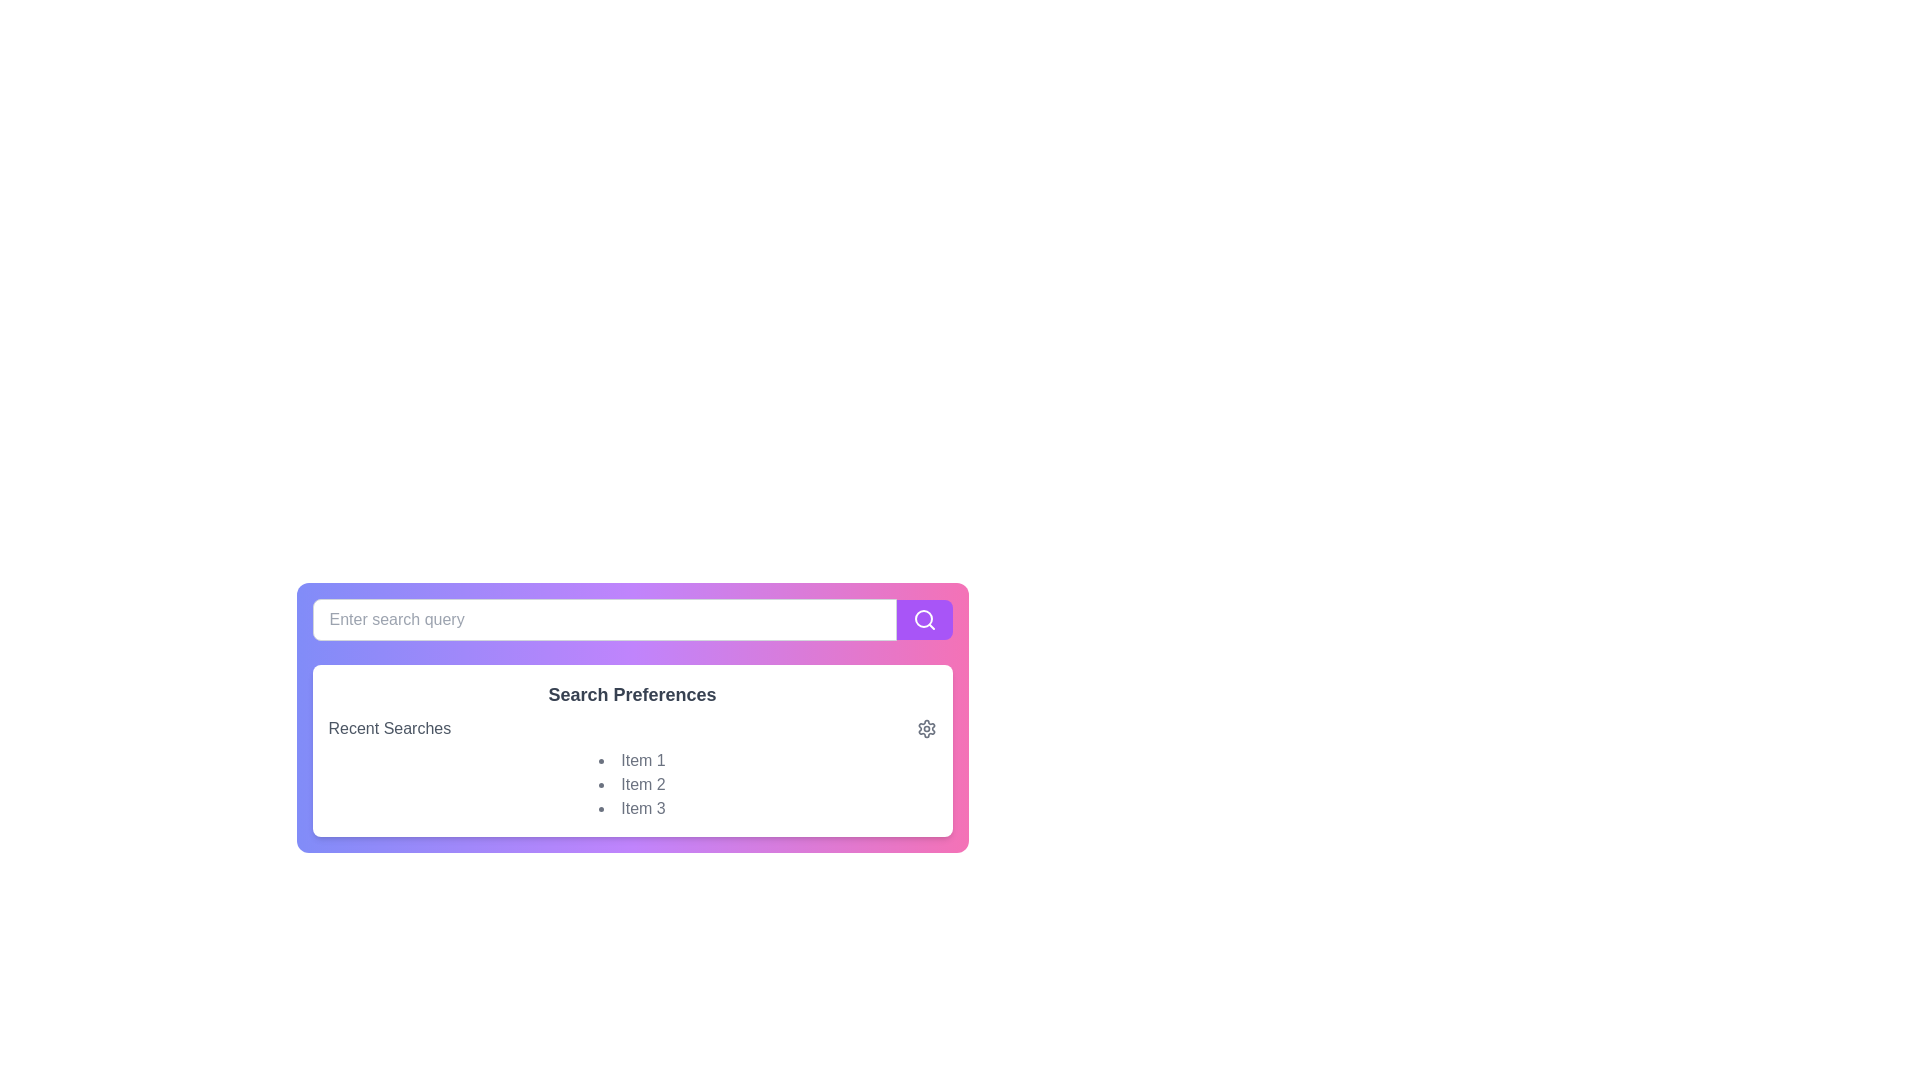 Image resolution: width=1920 pixels, height=1080 pixels. What do you see at coordinates (389, 729) in the screenshot?
I see `the Static Text element labeled 'Recent Searches'` at bounding box center [389, 729].